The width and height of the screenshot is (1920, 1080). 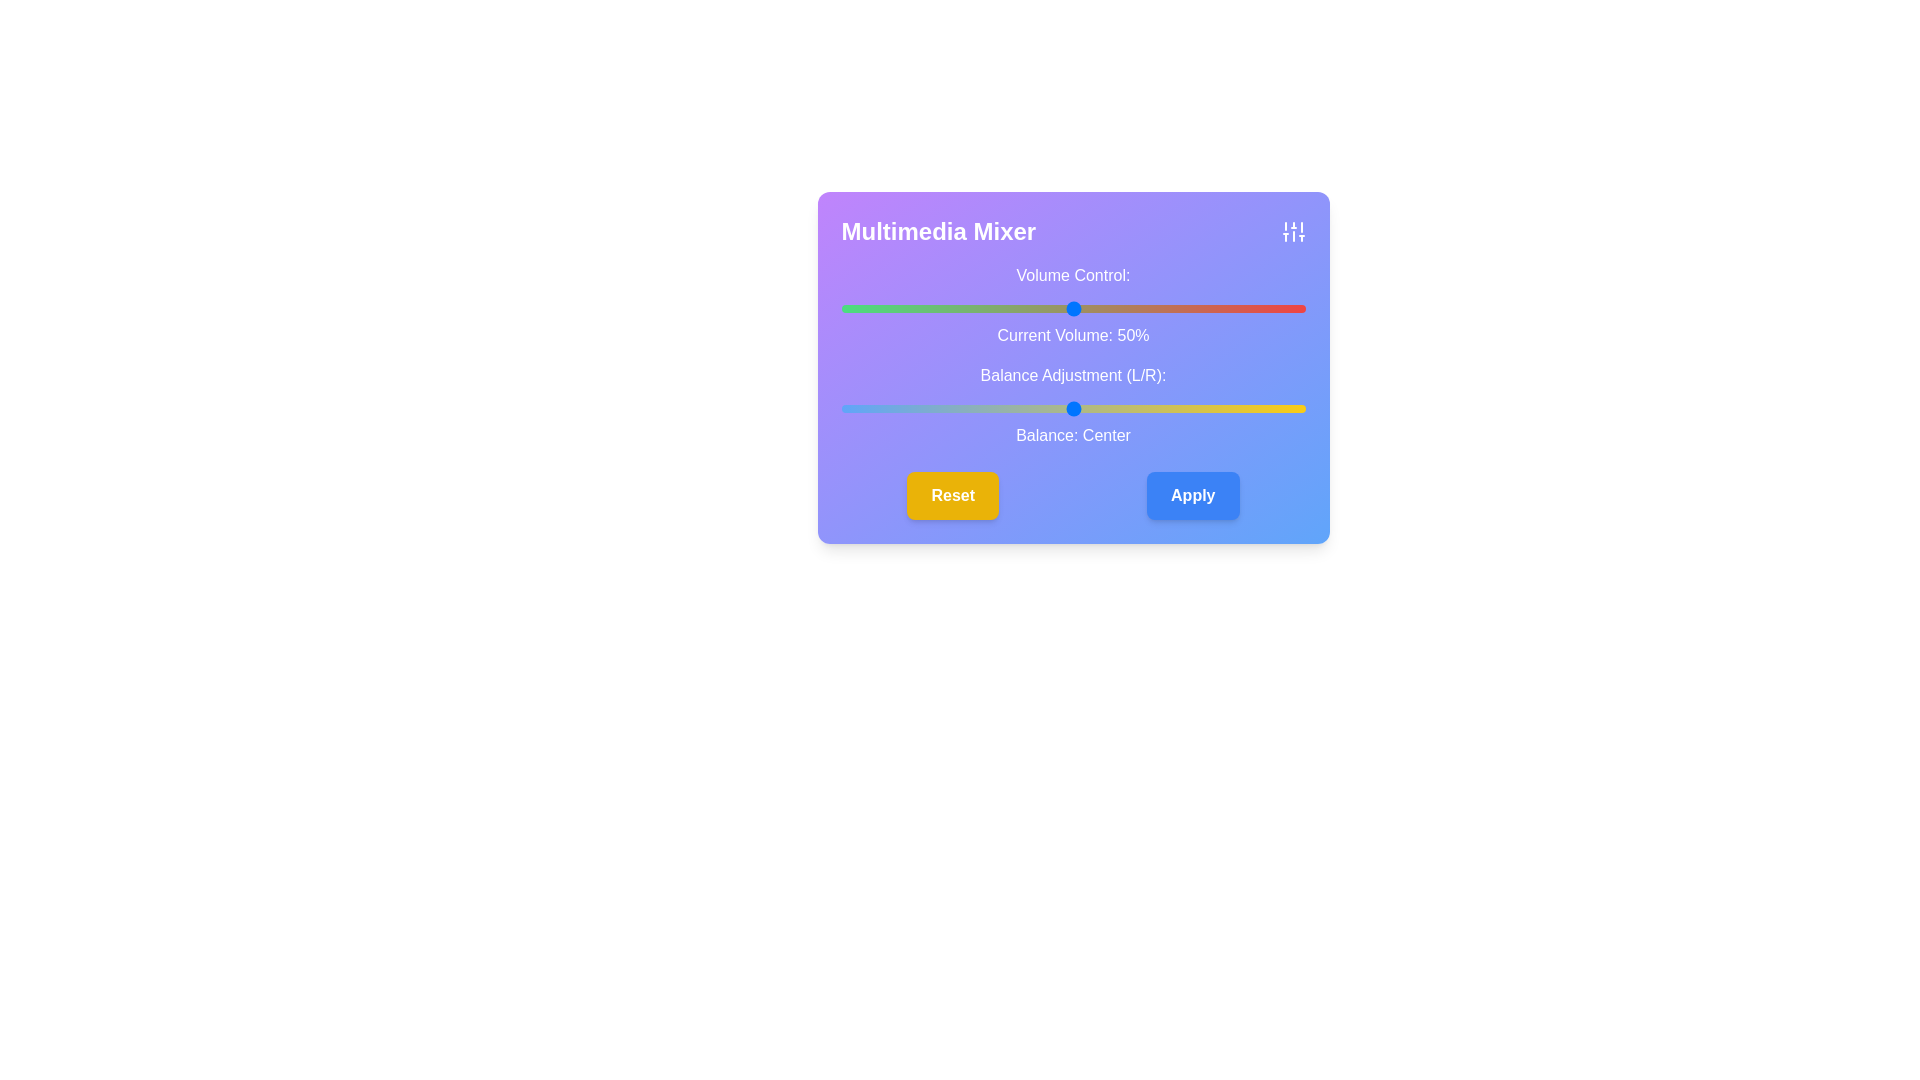 What do you see at coordinates (980, 407) in the screenshot?
I see `the balance slider to set the audio balance to -20` at bounding box center [980, 407].